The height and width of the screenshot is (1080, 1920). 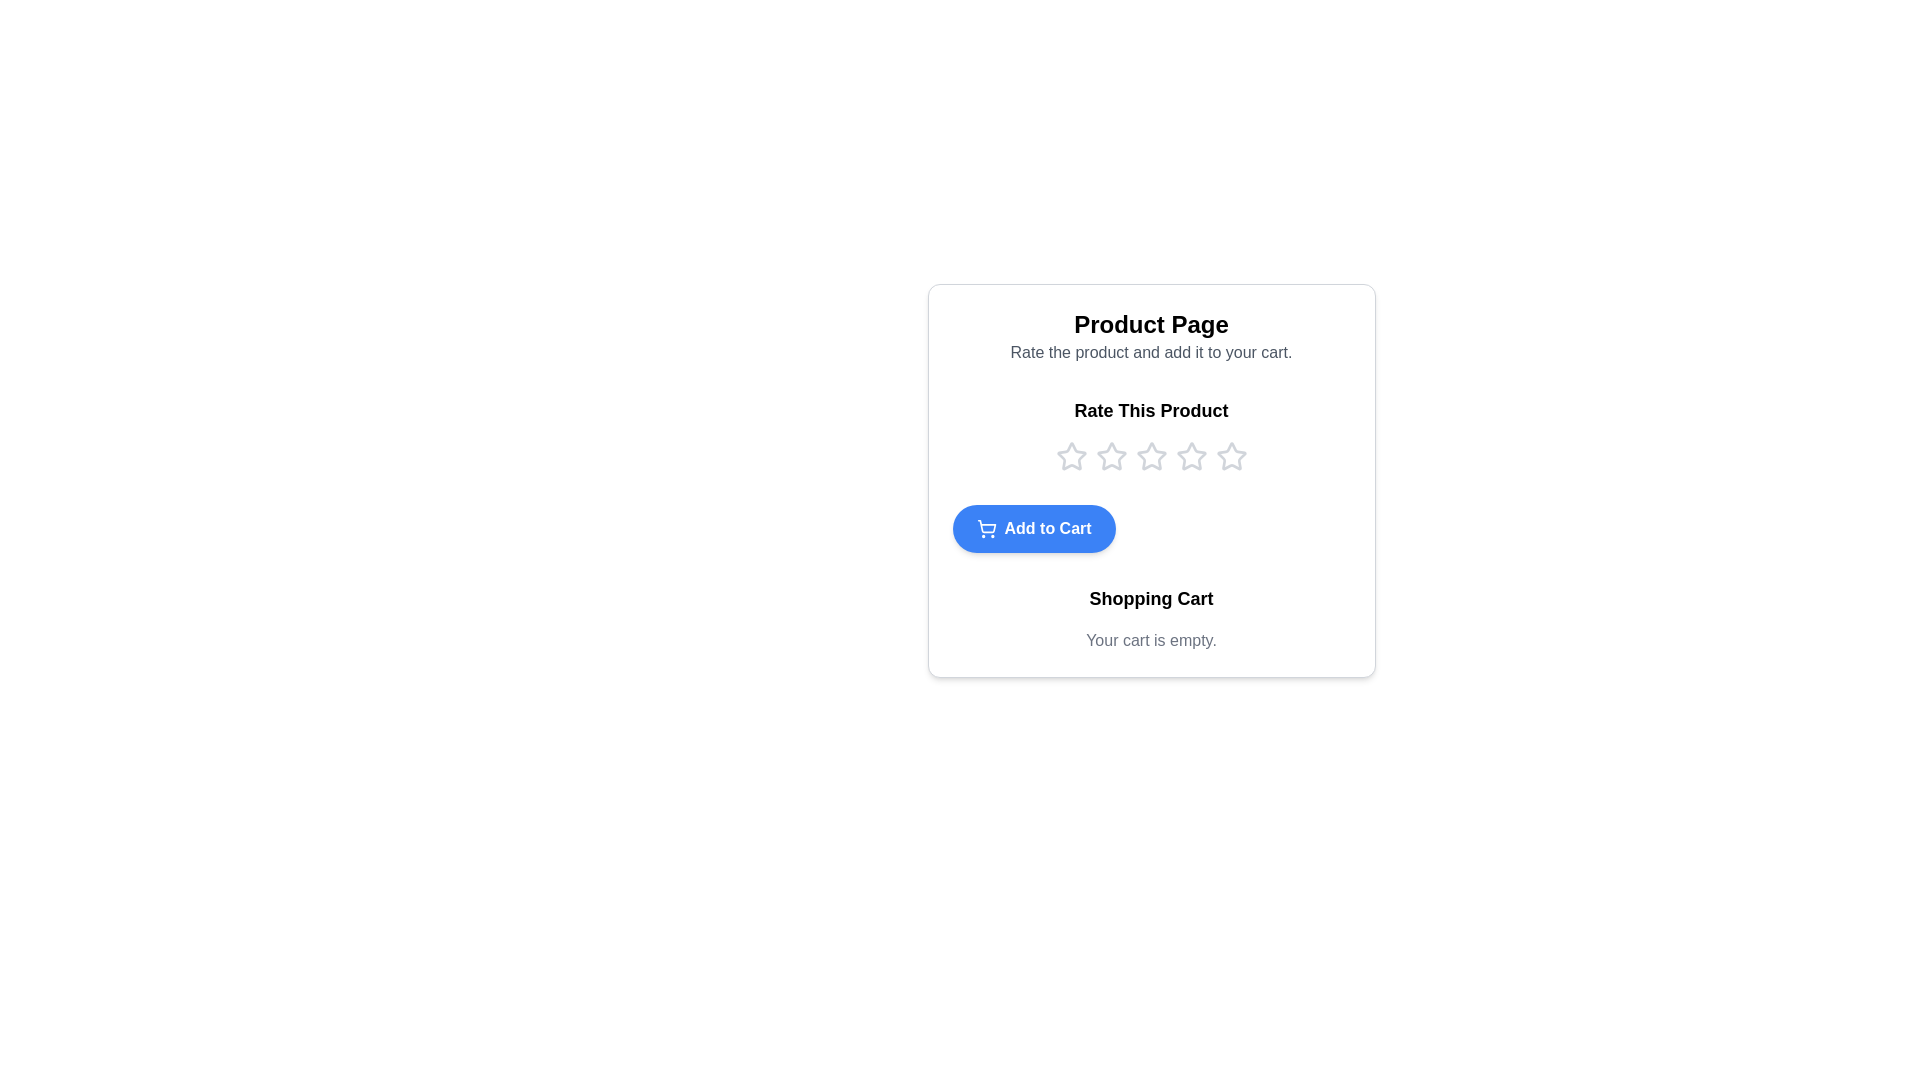 I want to click on the second star icon in the rating system located under the 'Rate This Product' text, so click(x=1110, y=456).